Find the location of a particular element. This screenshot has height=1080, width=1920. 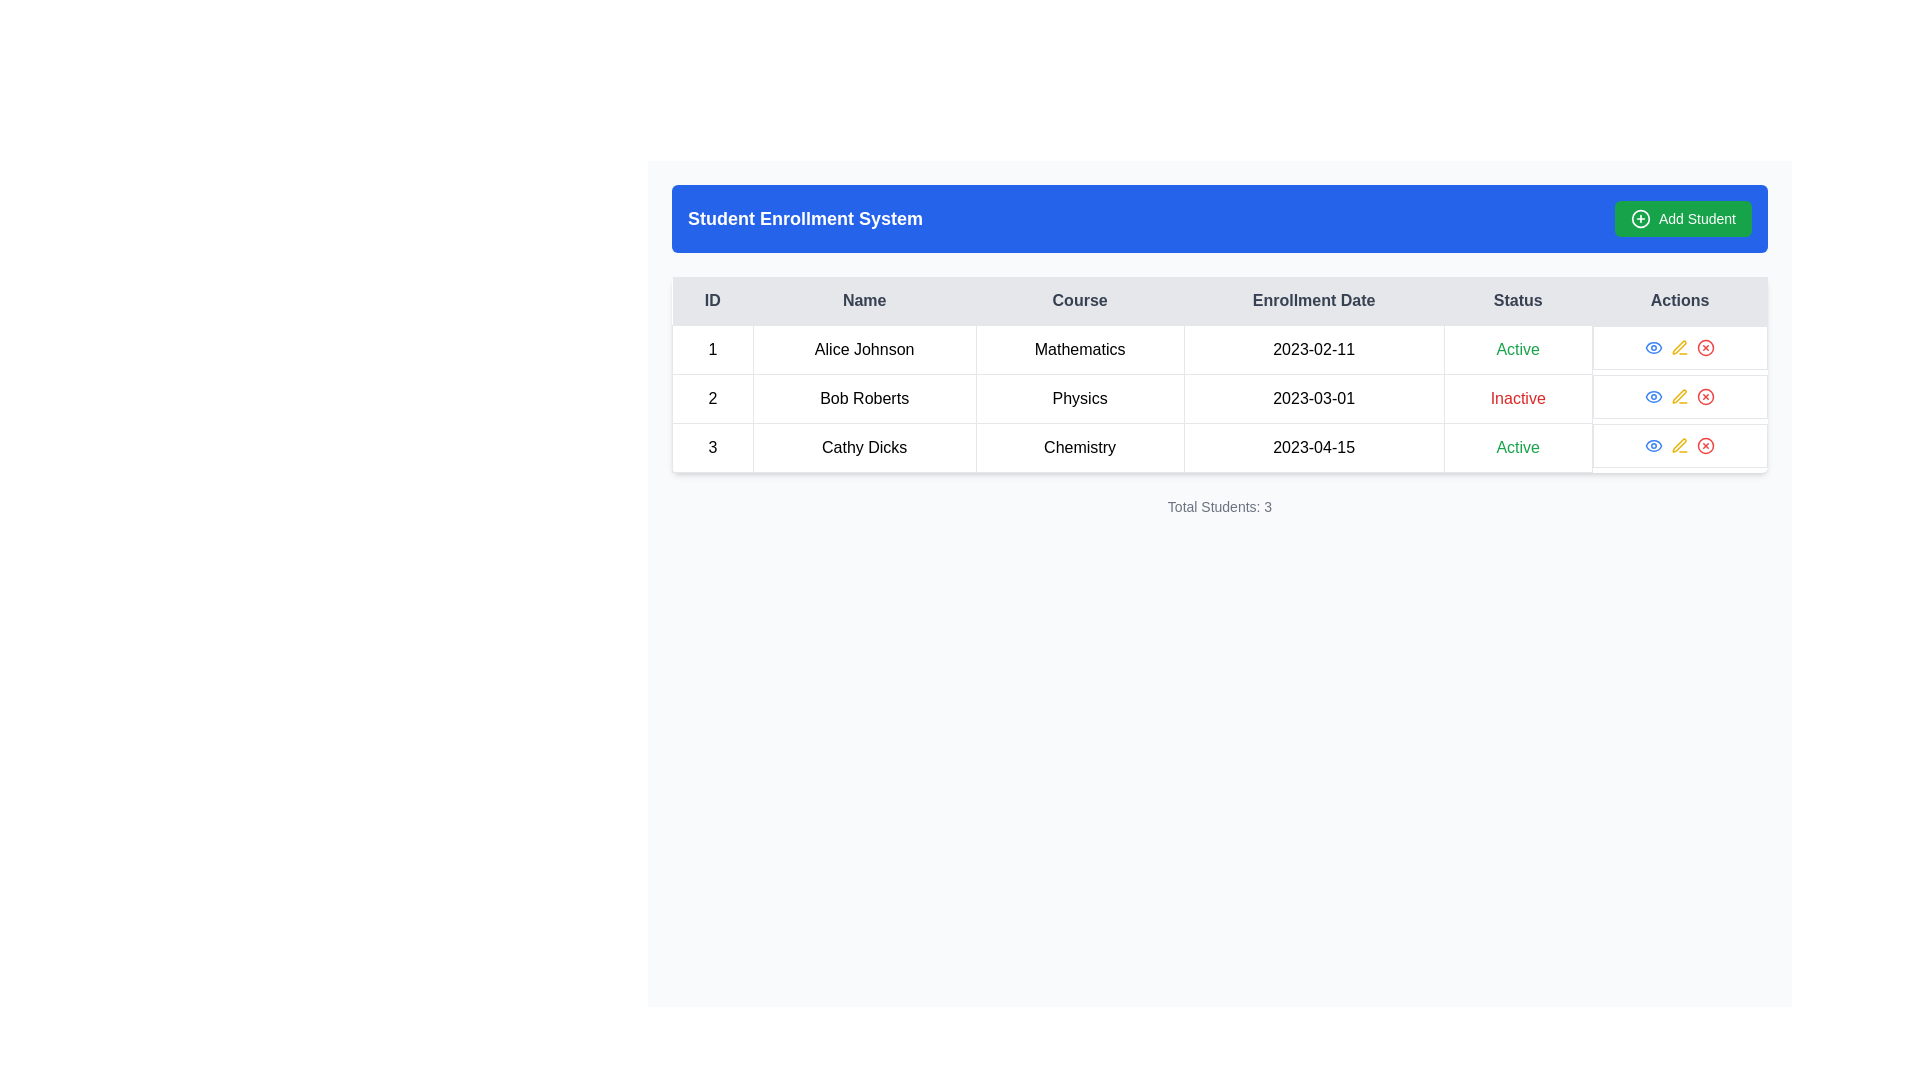

the edit button in the 'Actions' column for the student 'Bob Roberts' is located at coordinates (1680, 396).